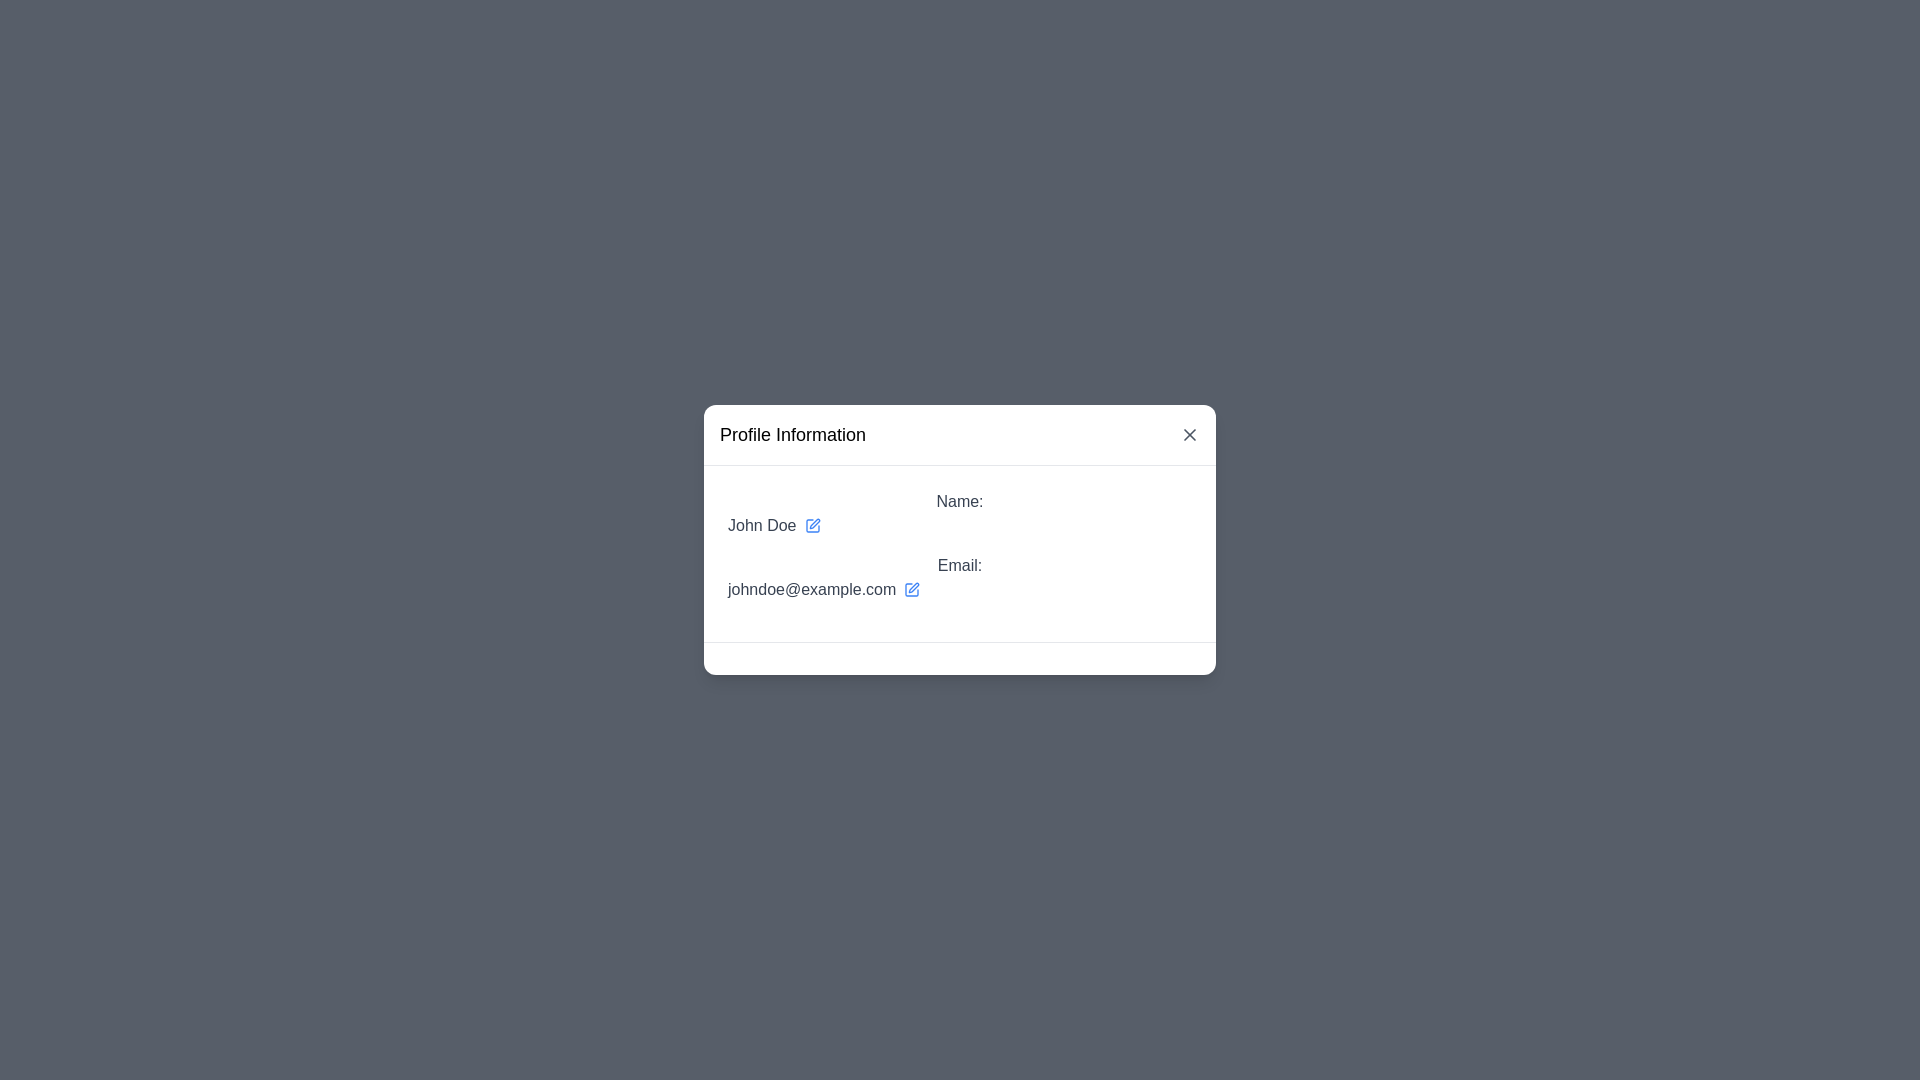 The image size is (1920, 1080). I want to click on the edit icon located to the right of the email address in the 'Profile Information' dialog box to initiate editing of the email address, so click(911, 589).